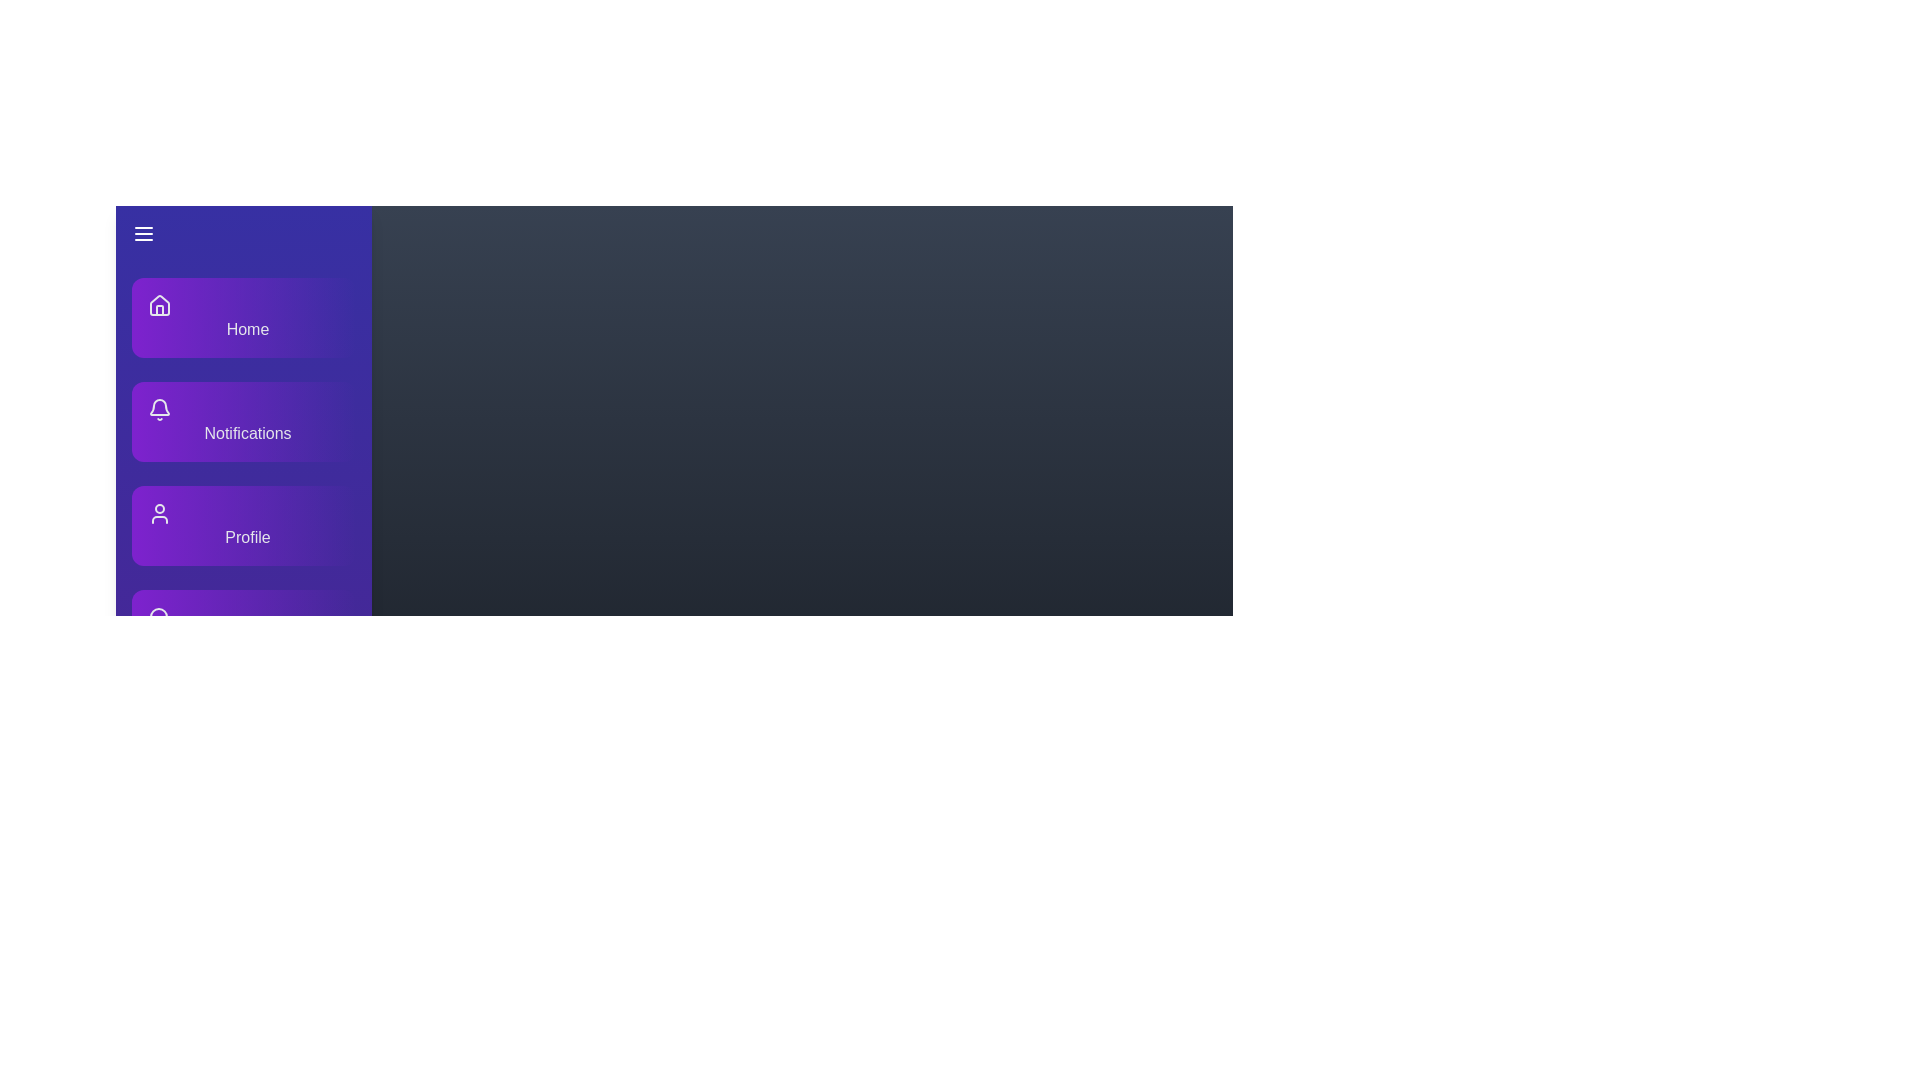 The image size is (1920, 1080). Describe the element at coordinates (243, 524) in the screenshot. I see `the menu item labeled 'Profile' to observe its hover effect` at that location.